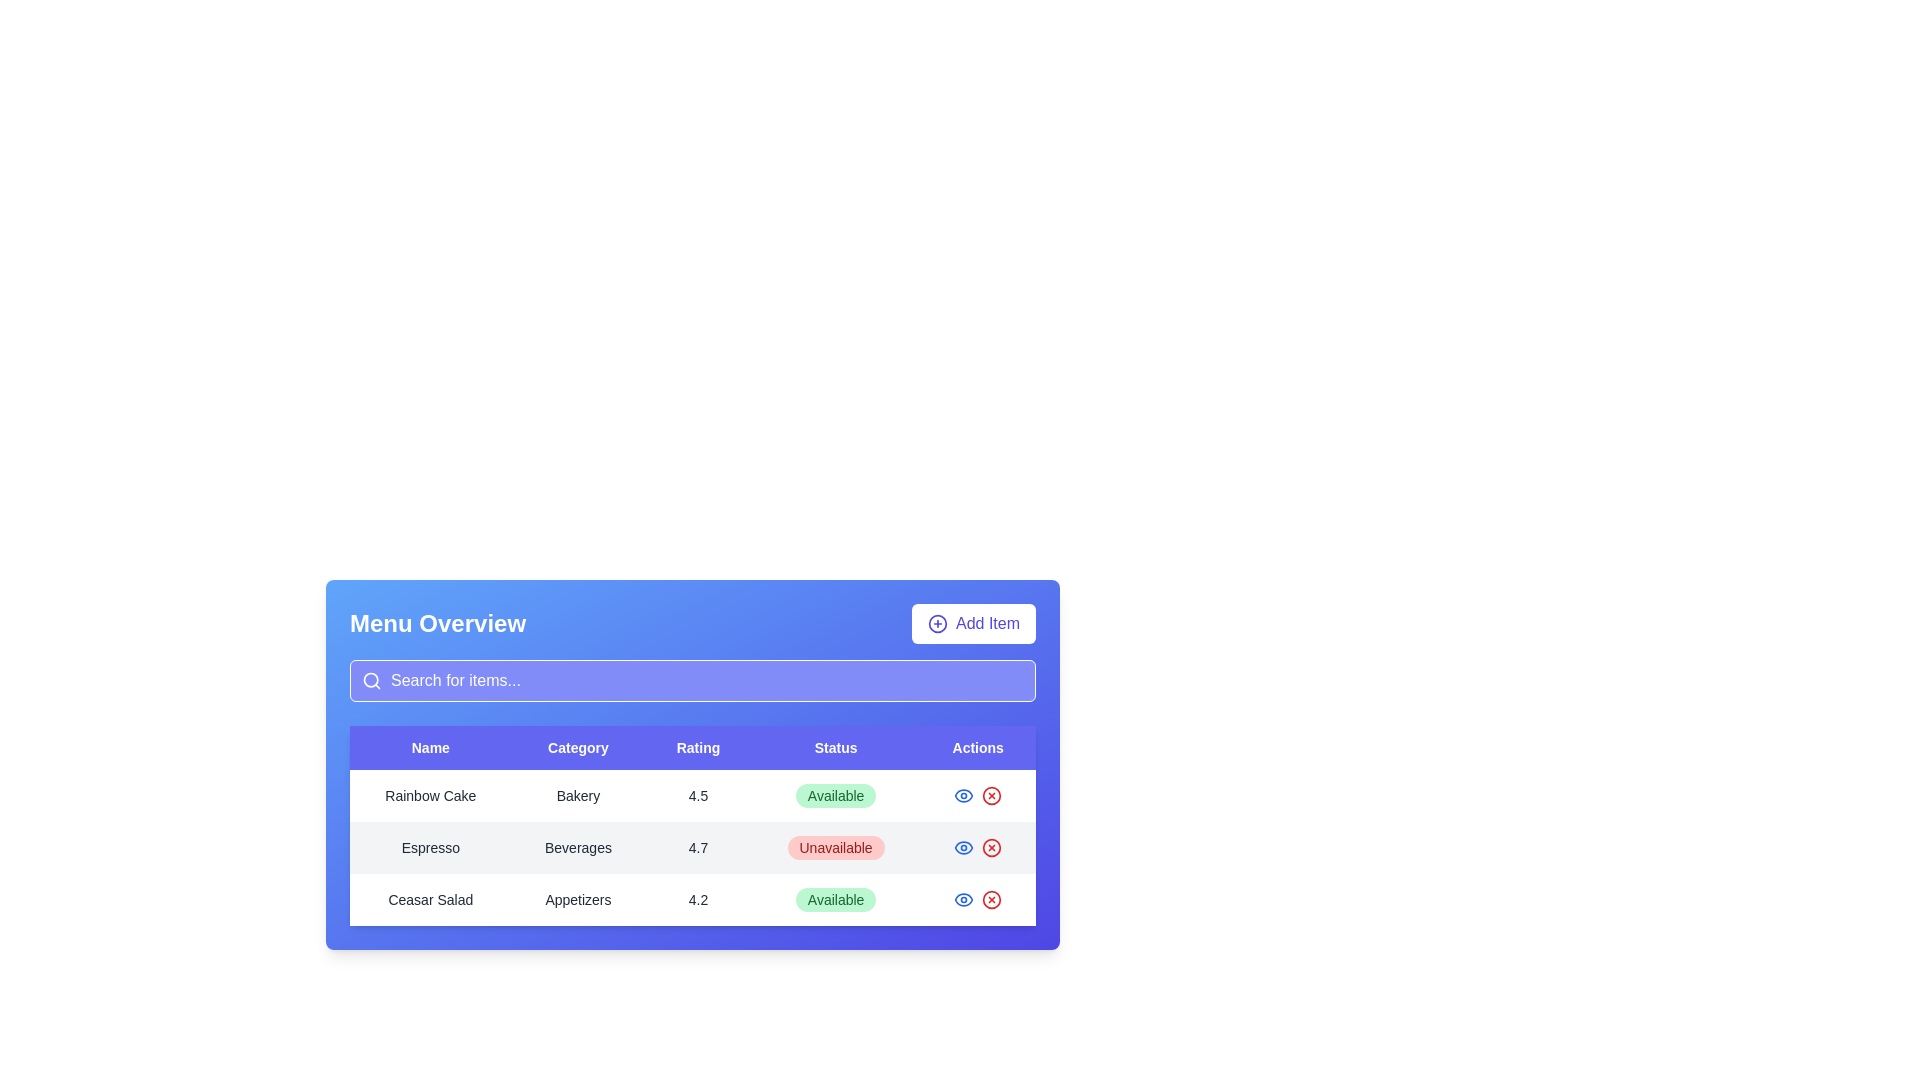 The width and height of the screenshot is (1920, 1080). What do you see at coordinates (692, 848) in the screenshot?
I see `the second row in the table that displays 'Espresso' as its name, 'Beverages' as its category, '4.7' as its rating, and is marked as 'Unavailable' with a red label` at bounding box center [692, 848].